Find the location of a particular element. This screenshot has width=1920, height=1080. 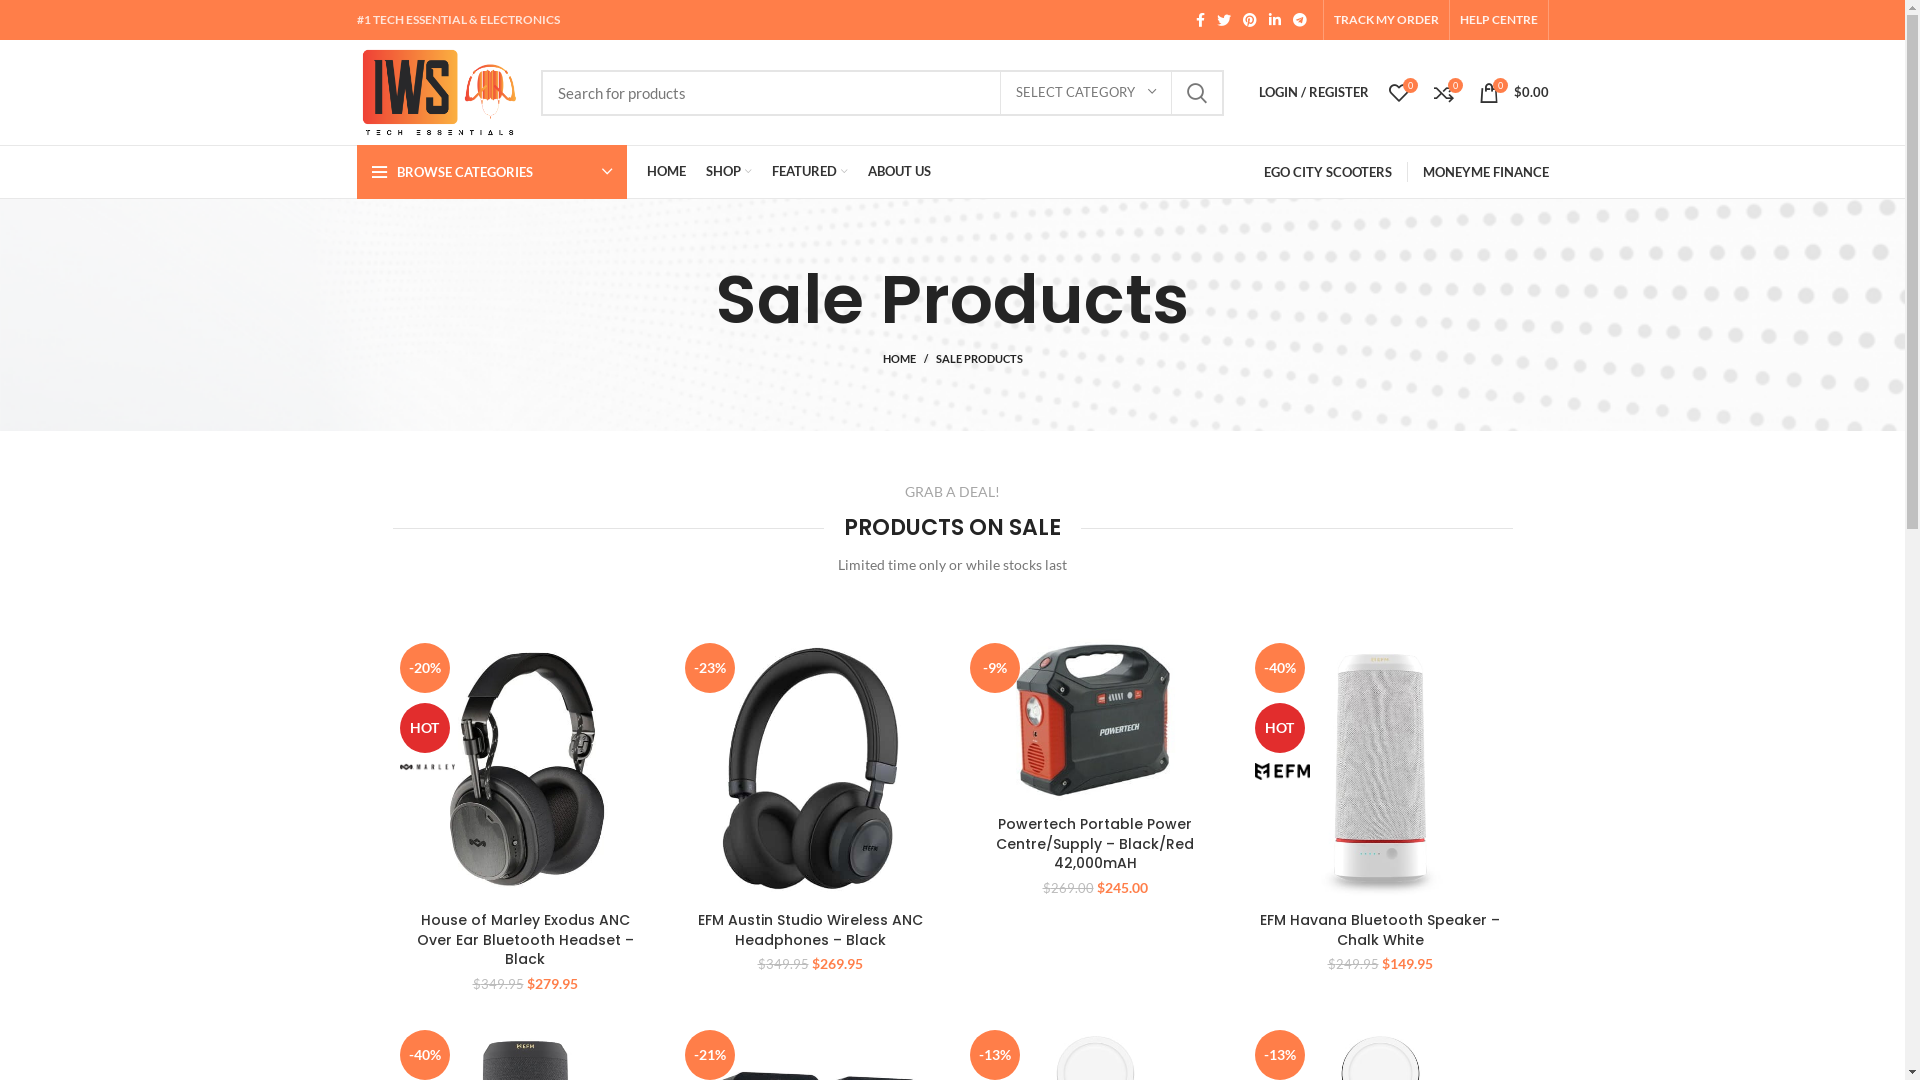

'LOGIN / REGISTER' is located at coordinates (1247, 92).